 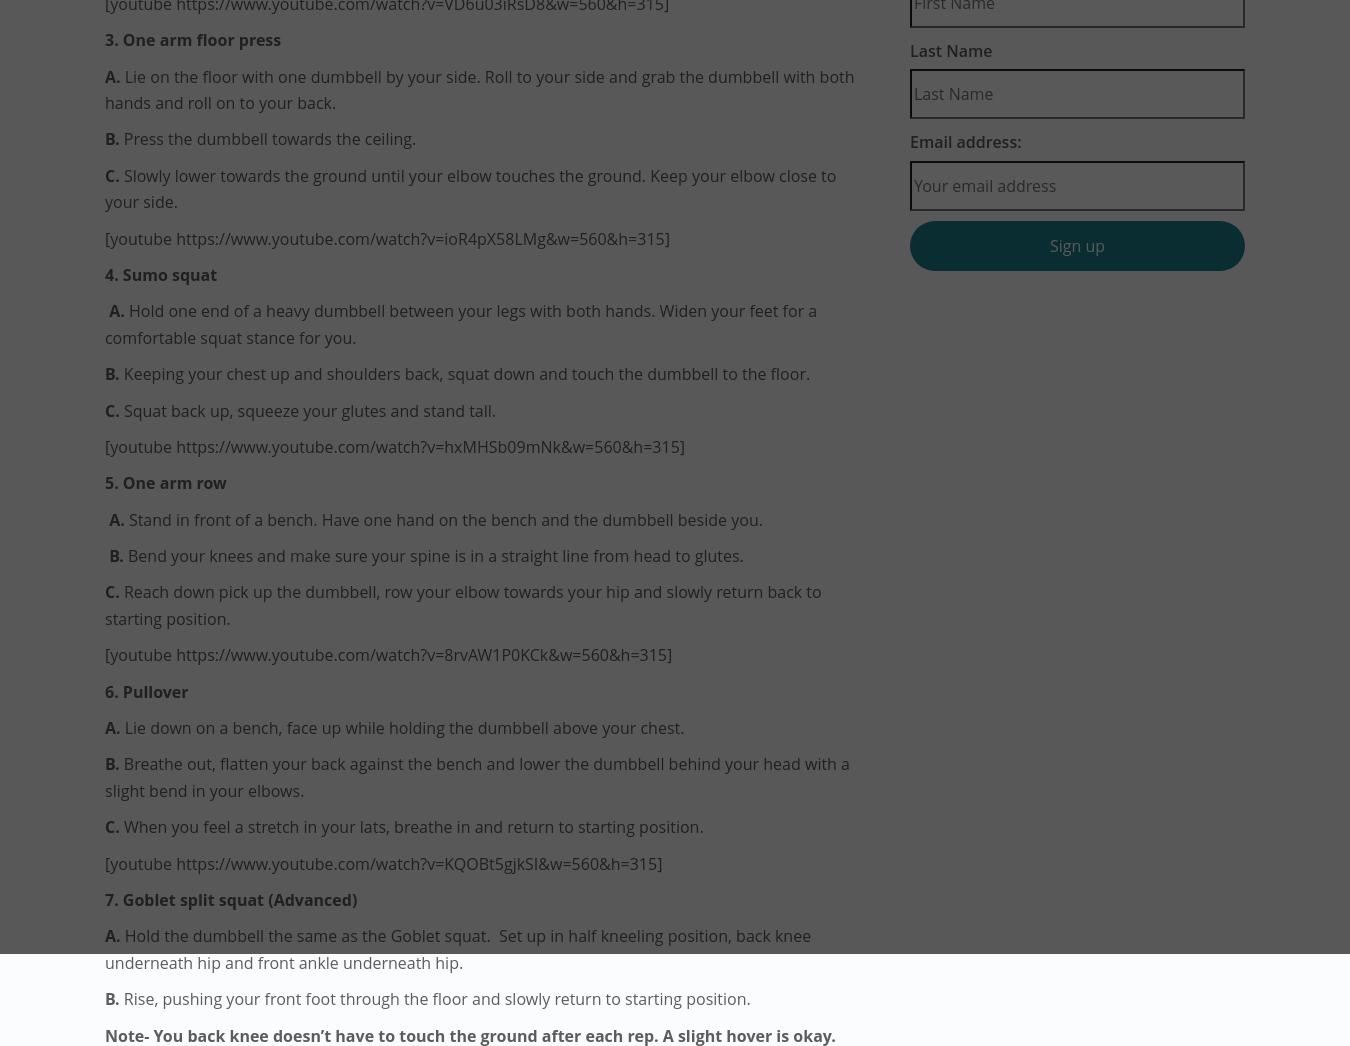 What do you see at coordinates (104, 483) in the screenshot?
I see `'5. One arm row'` at bounding box center [104, 483].